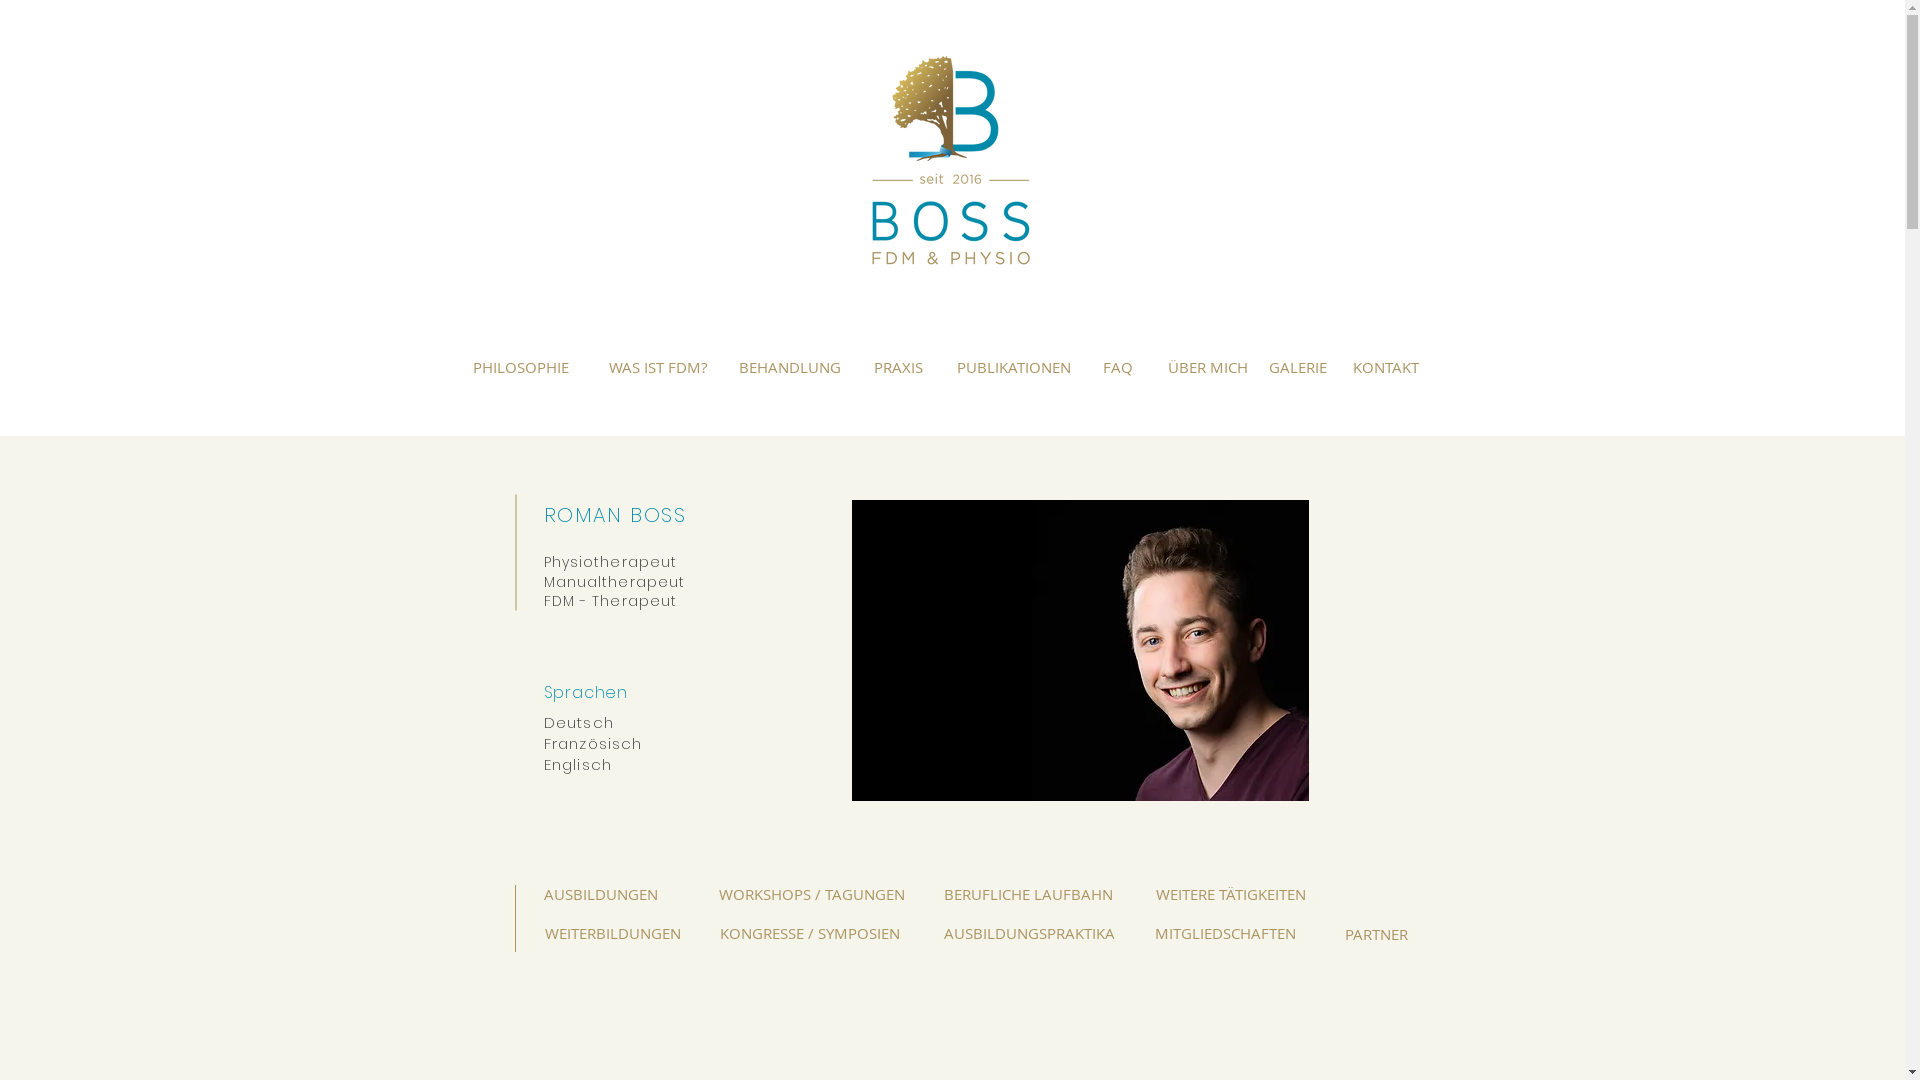  What do you see at coordinates (1384, 366) in the screenshot?
I see `'KONTAKT'` at bounding box center [1384, 366].